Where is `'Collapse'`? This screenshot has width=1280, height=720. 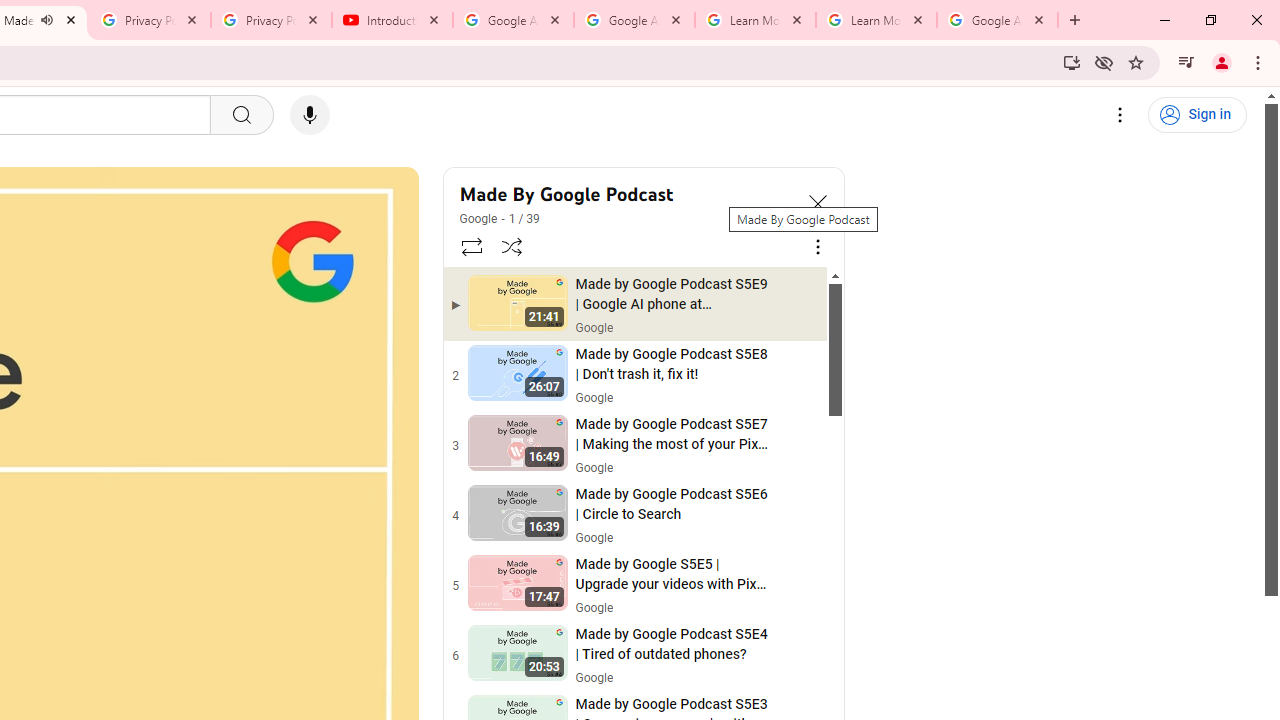
'Collapse' is located at coordinates (817, 203).